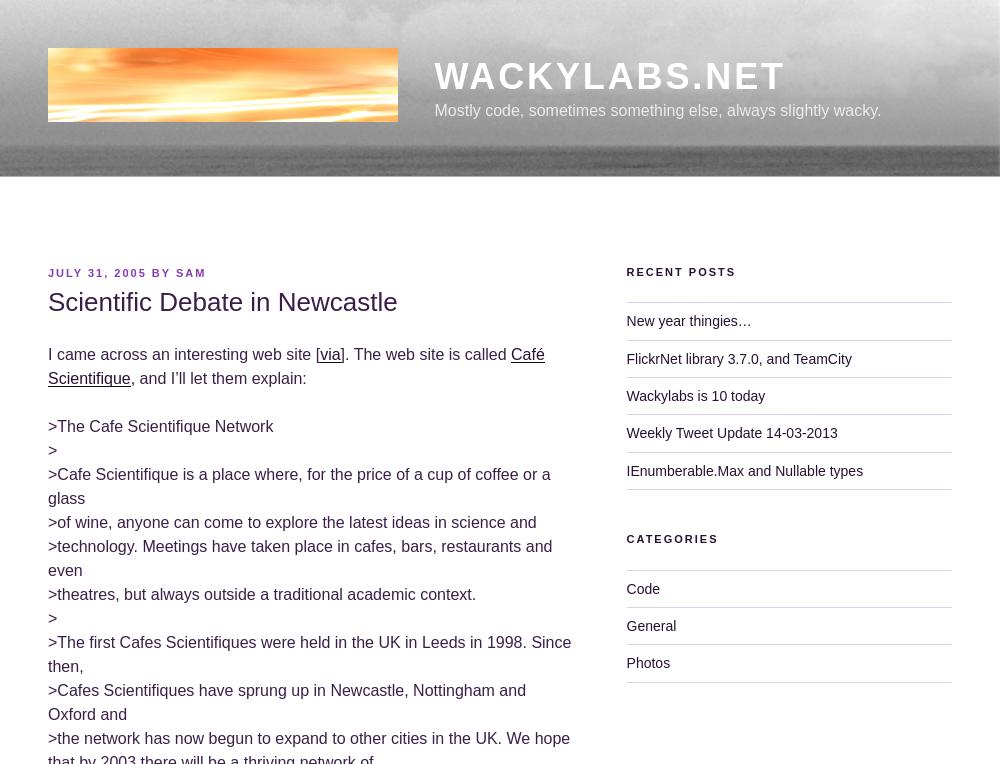 The image size is (1000, 764). What do you see at coordinates (694, 394) in the screenshot?
I see `'Wackylabs is 10 today'` at bounding box center [694, 394].